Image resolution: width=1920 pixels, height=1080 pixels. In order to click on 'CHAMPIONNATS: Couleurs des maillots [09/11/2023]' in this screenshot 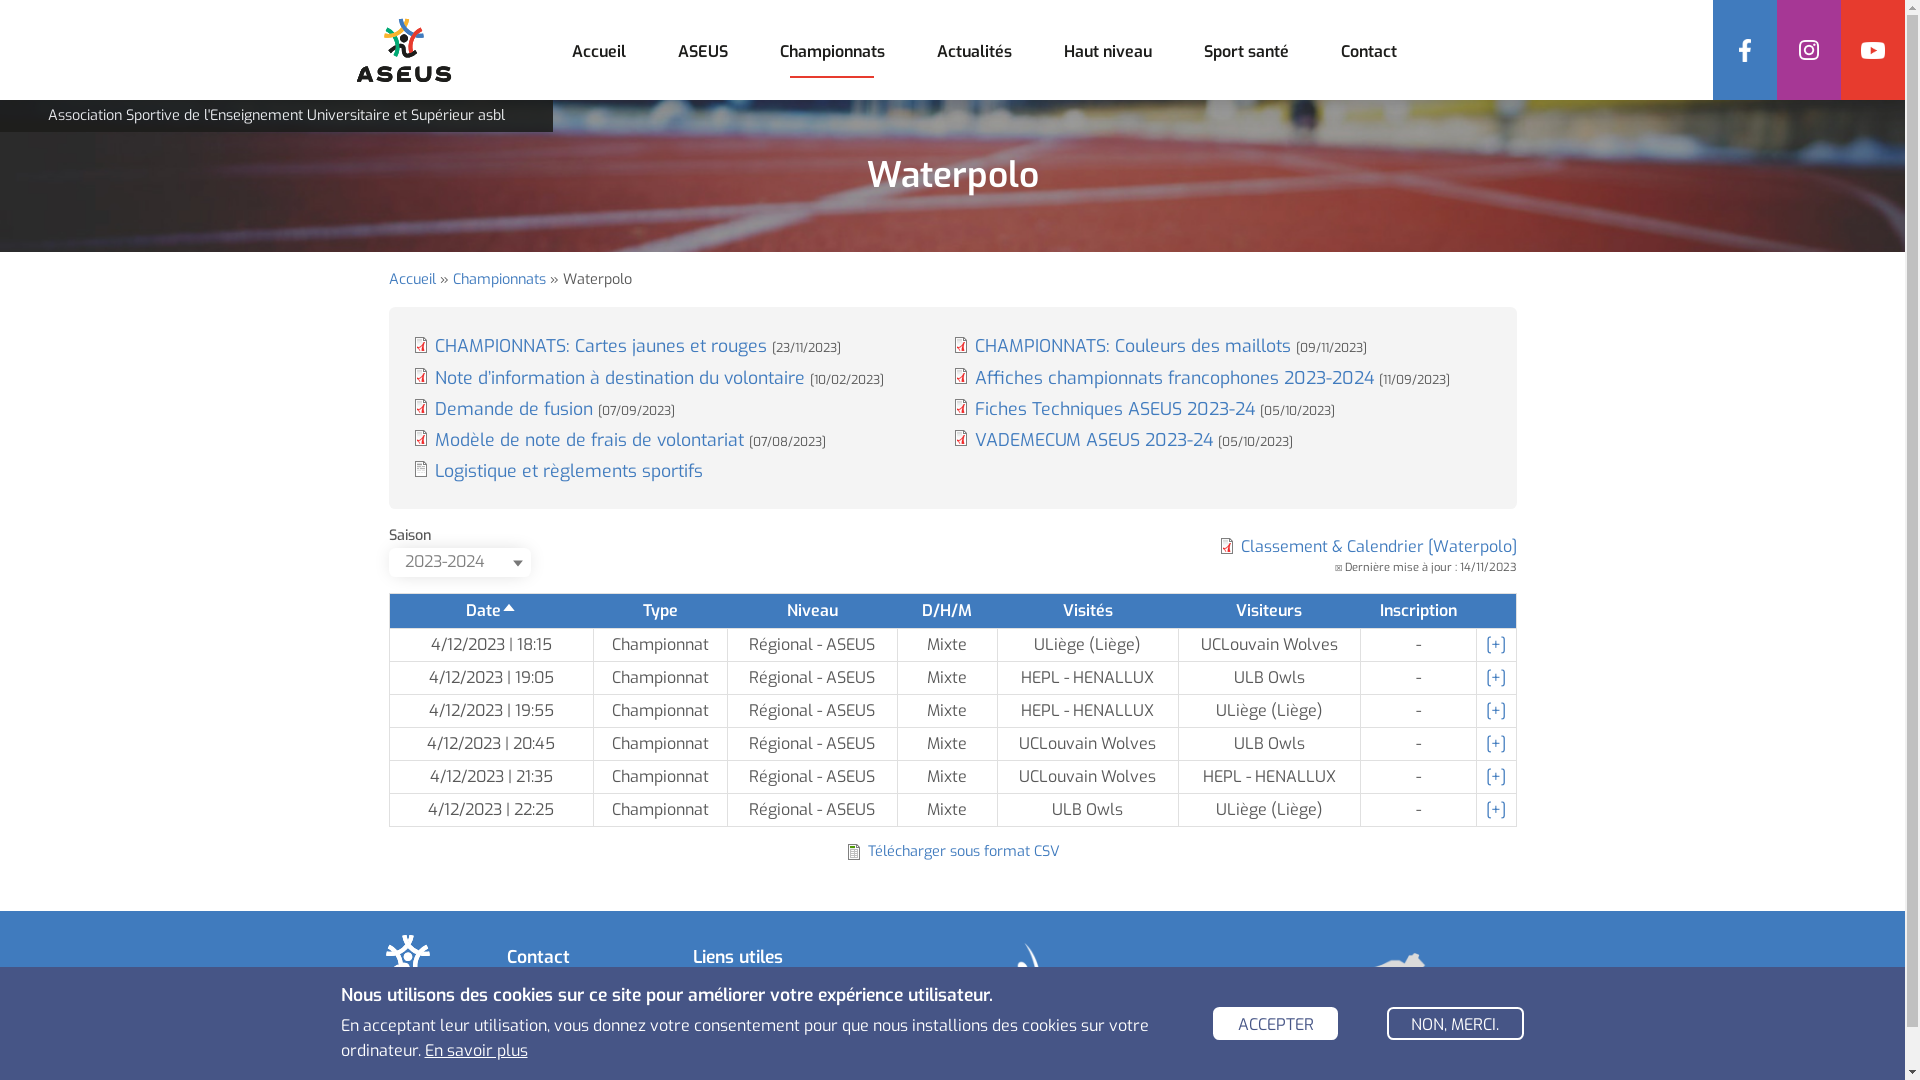, I will do `click(1158, 345)`.